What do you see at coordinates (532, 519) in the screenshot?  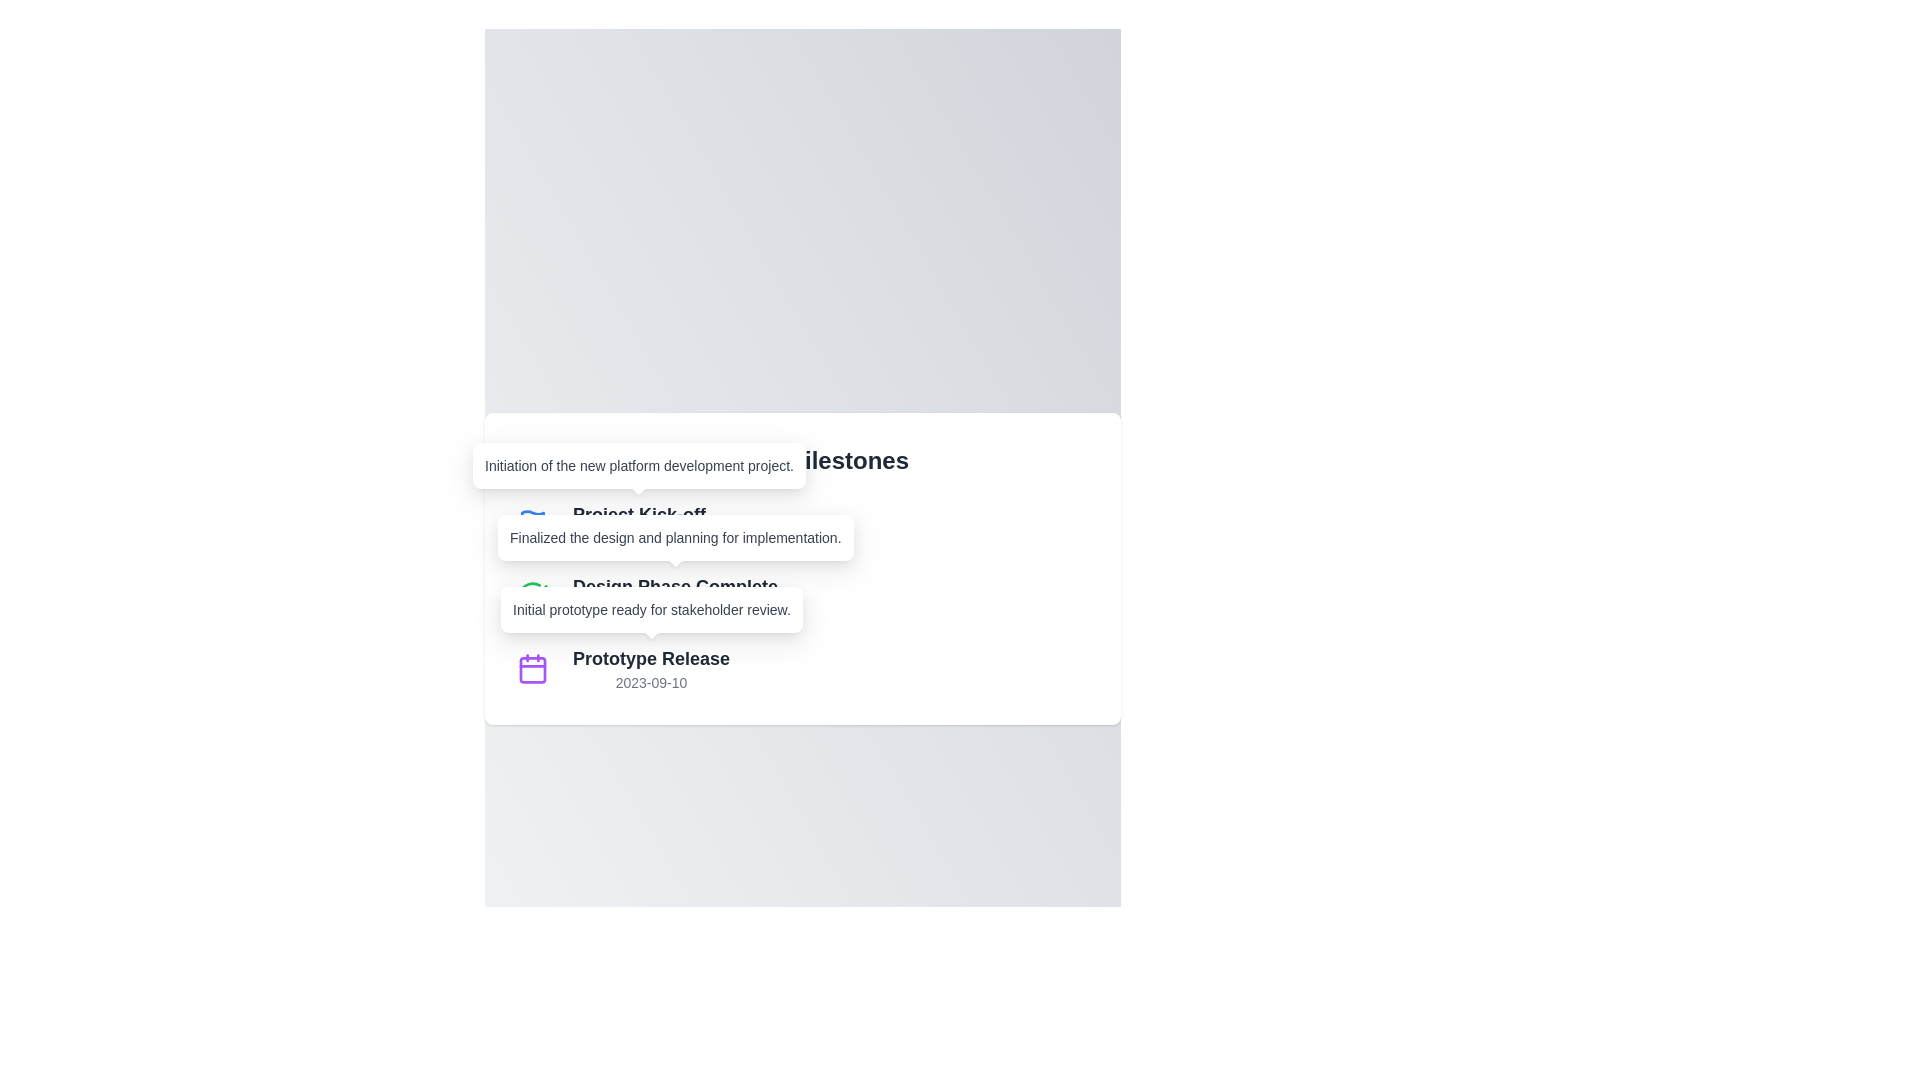 I see `the SVG flag icon located at the top left of the list item labeled 'Project Kick-off'` at bounding box center [532, 519].